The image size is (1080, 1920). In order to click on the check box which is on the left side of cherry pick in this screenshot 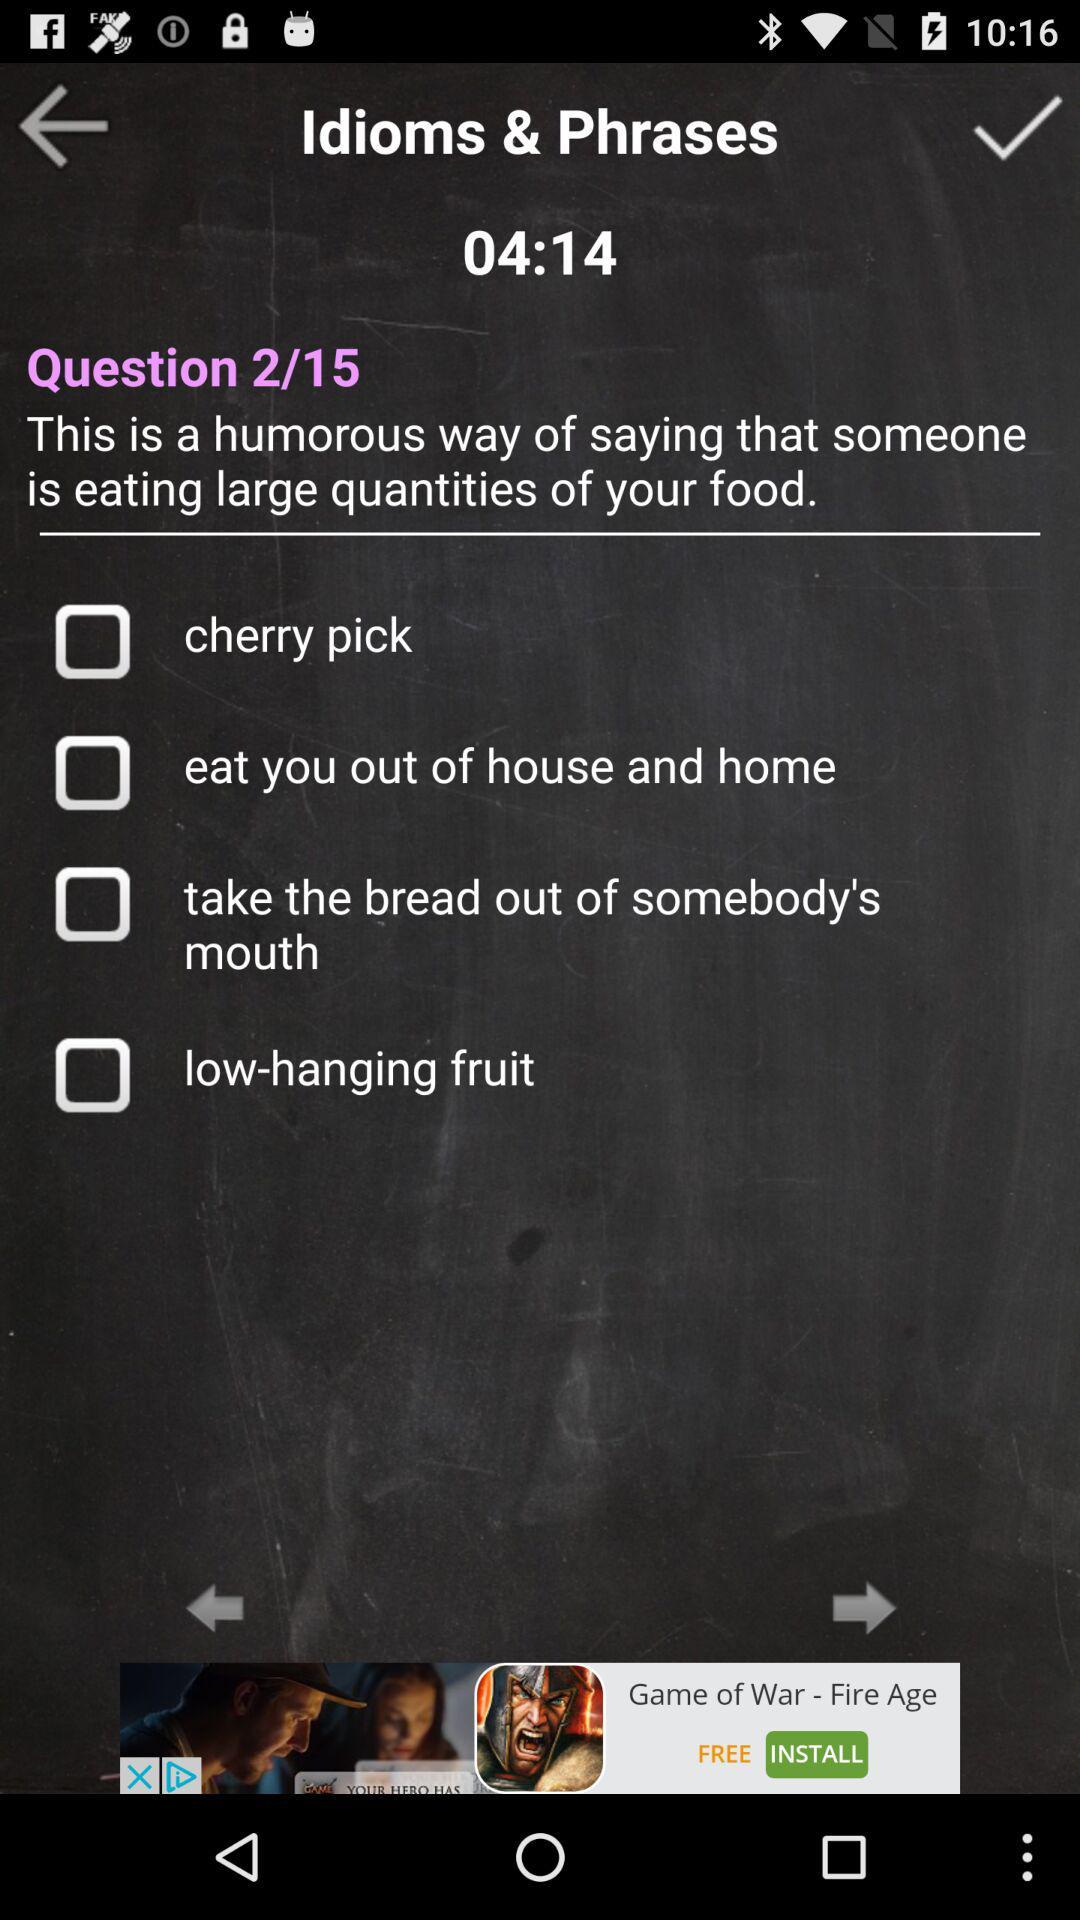, I will do `click(92, 641)`.